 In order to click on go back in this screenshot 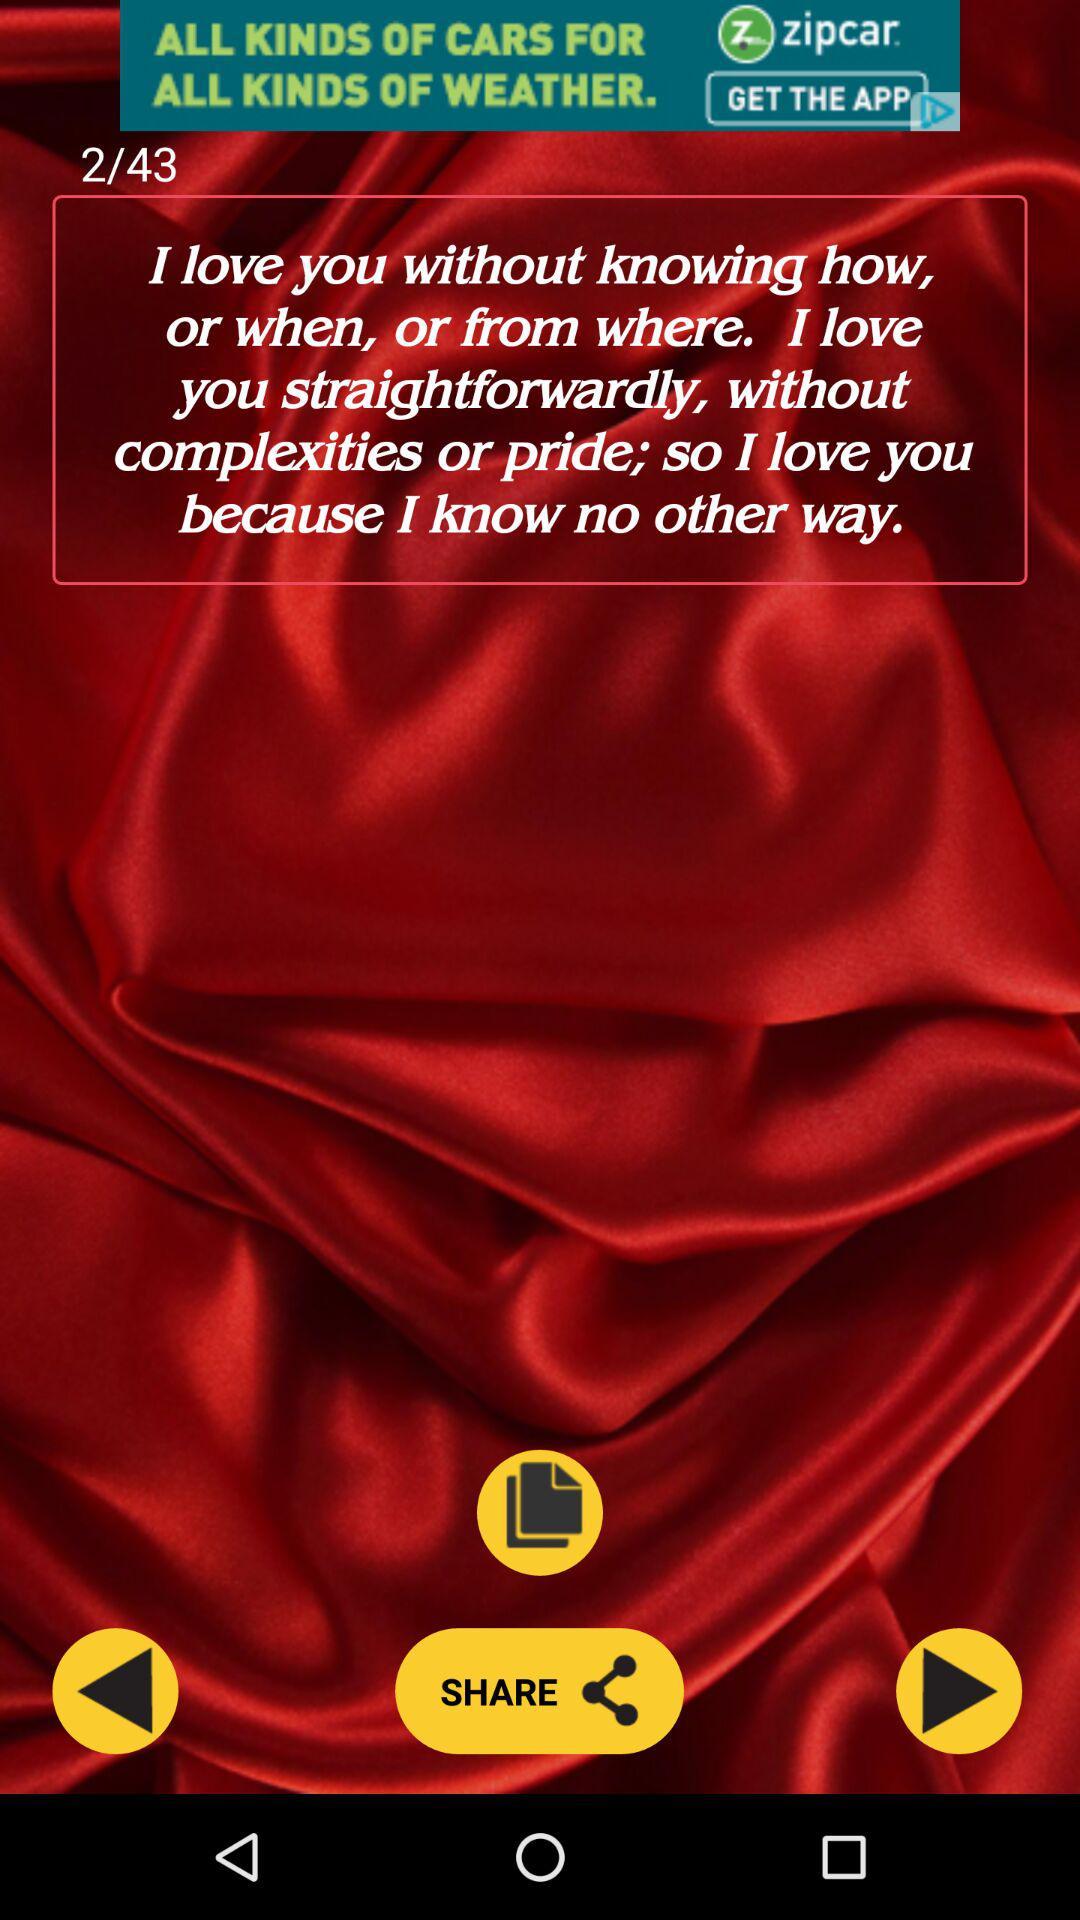, I will do `click(115, 1690)`.